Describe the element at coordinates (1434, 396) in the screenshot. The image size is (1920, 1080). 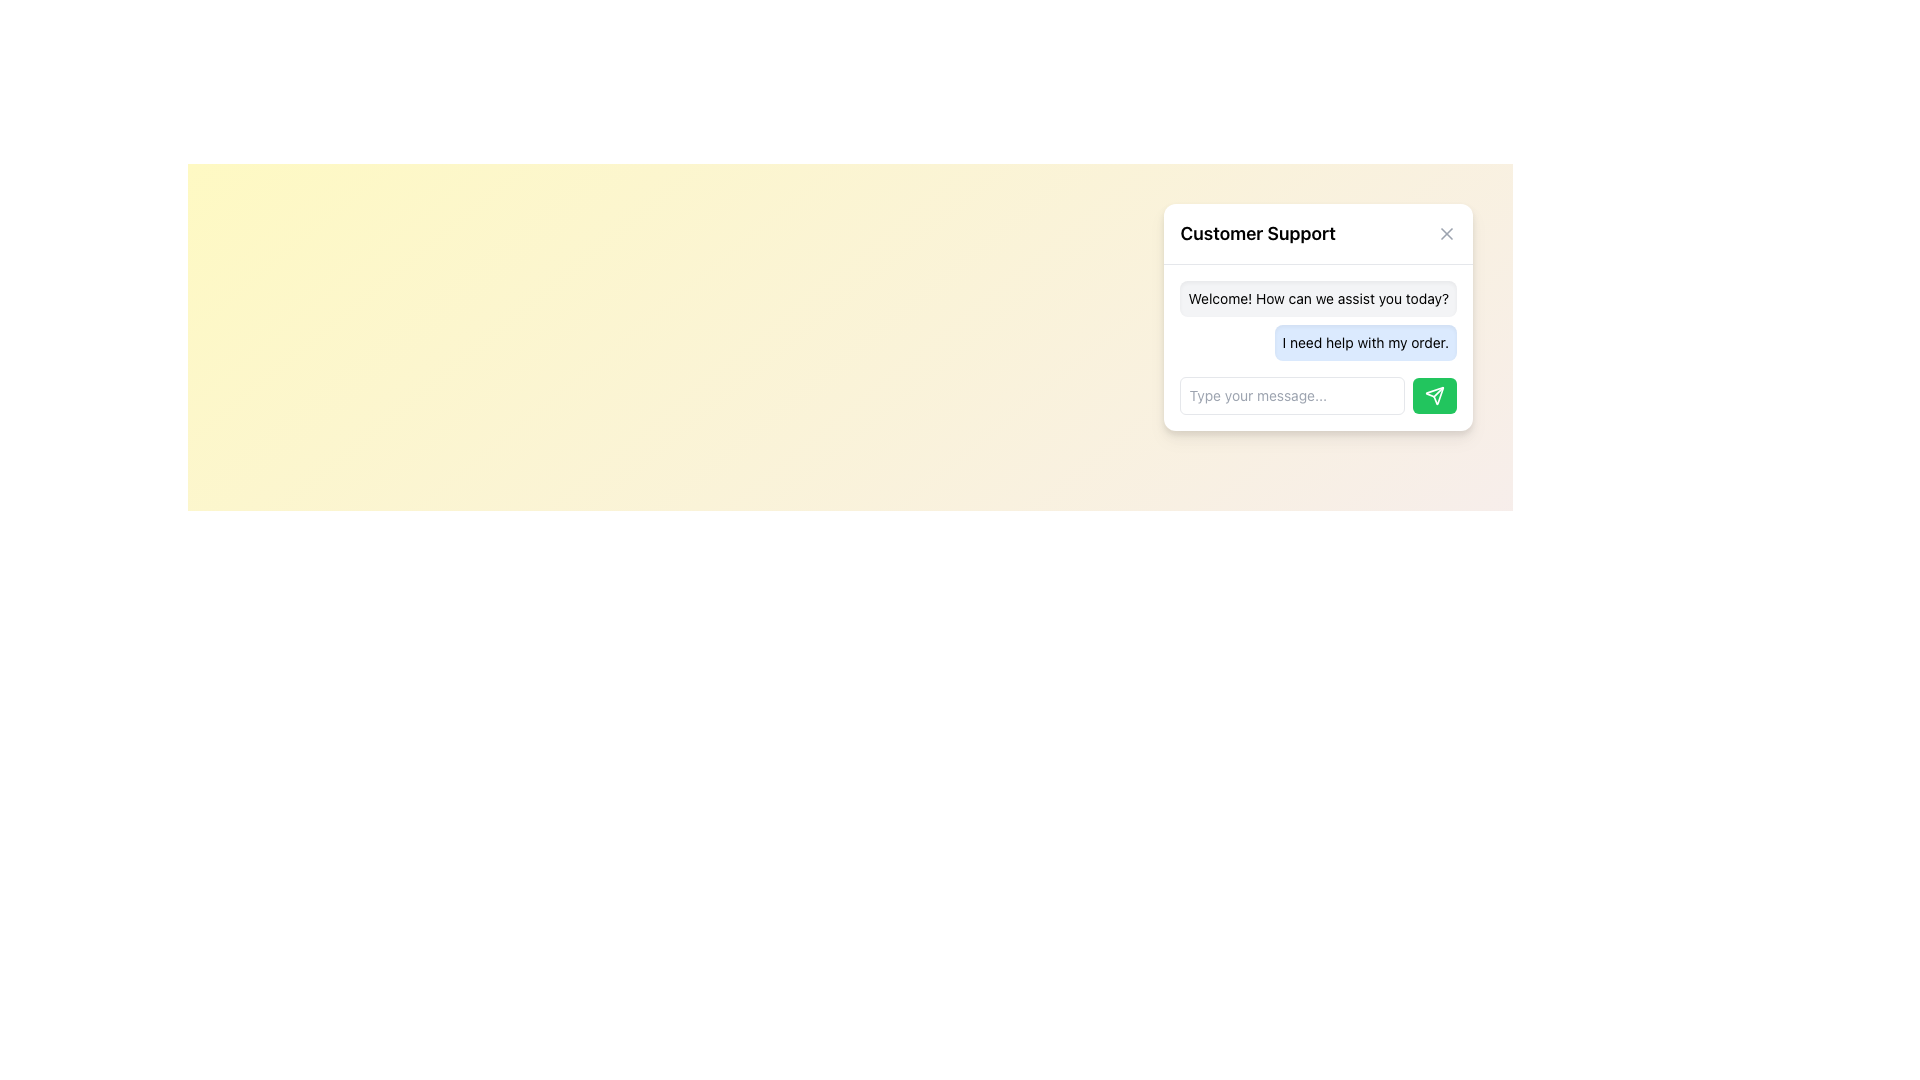
I see `the send button located at the right end of the input field in the chat interface` at that location.